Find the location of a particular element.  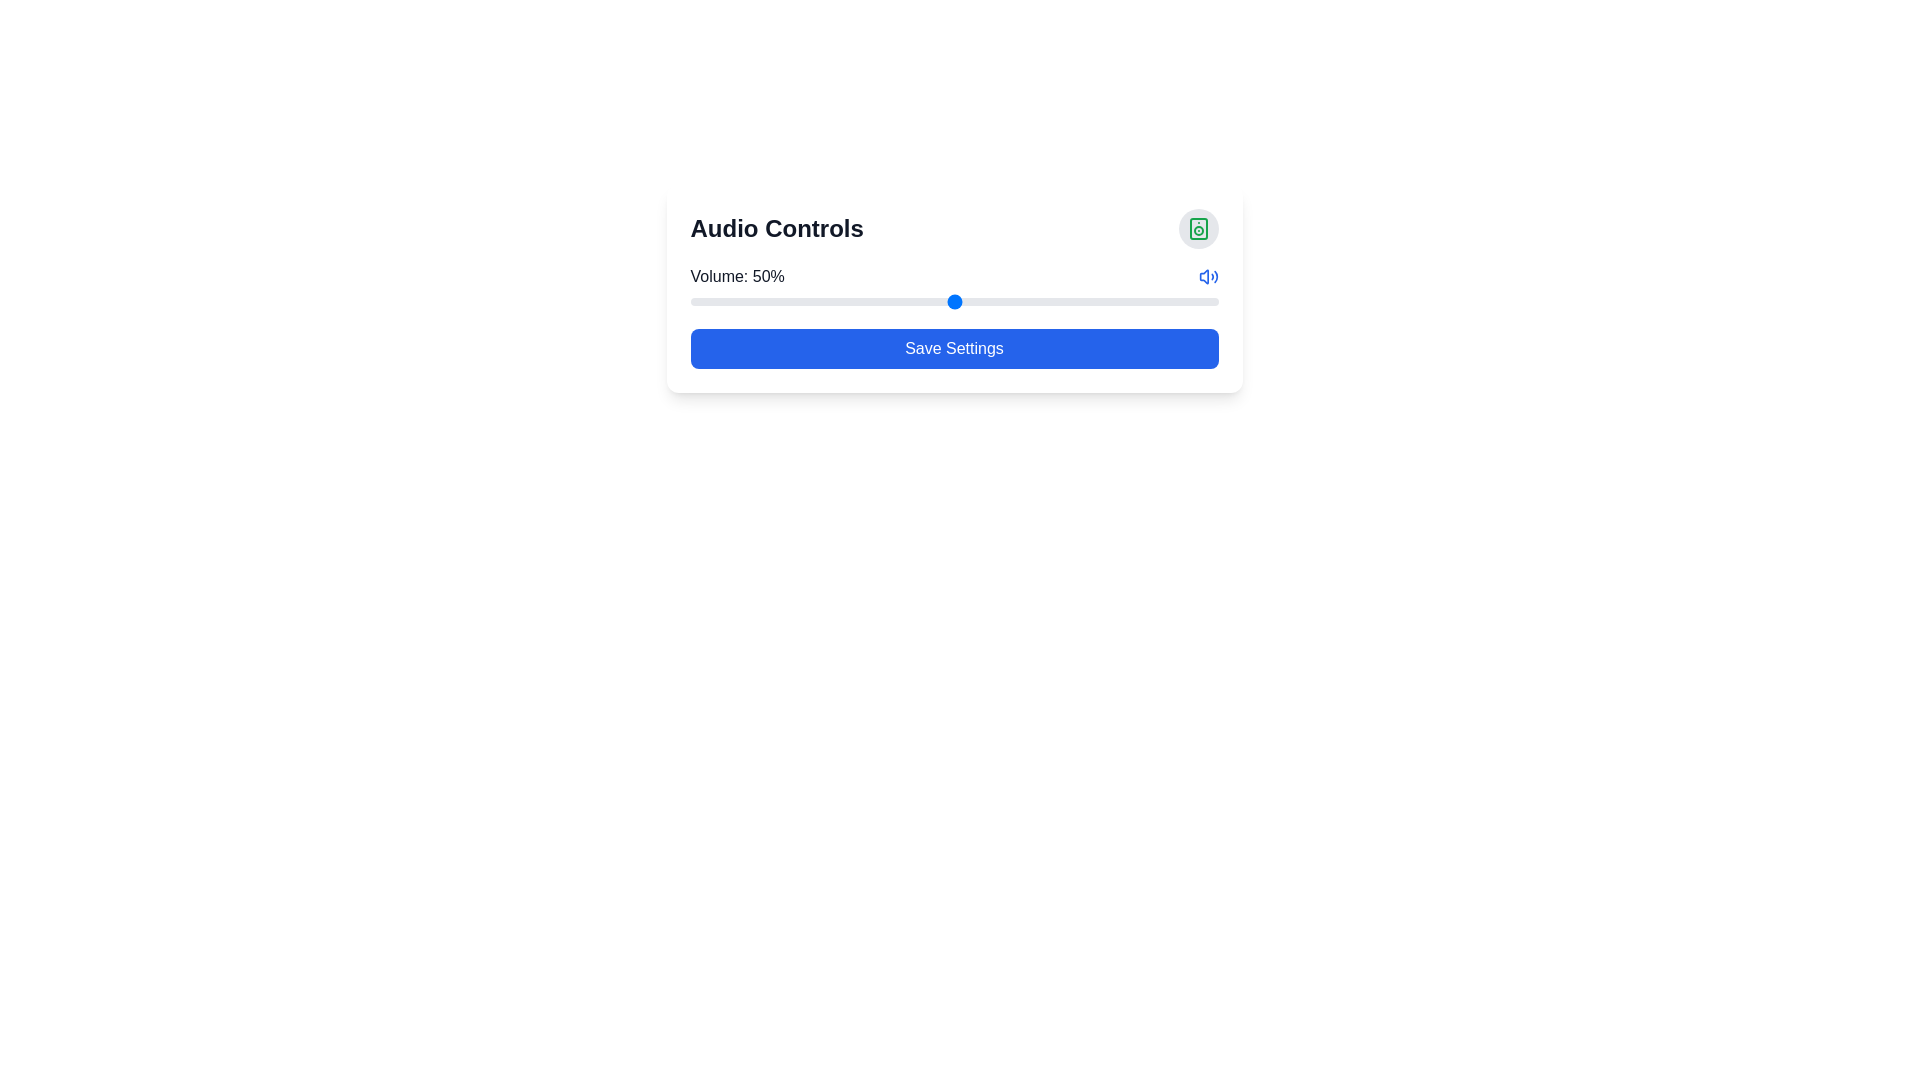

the volume is located at coordinates (986, 301).